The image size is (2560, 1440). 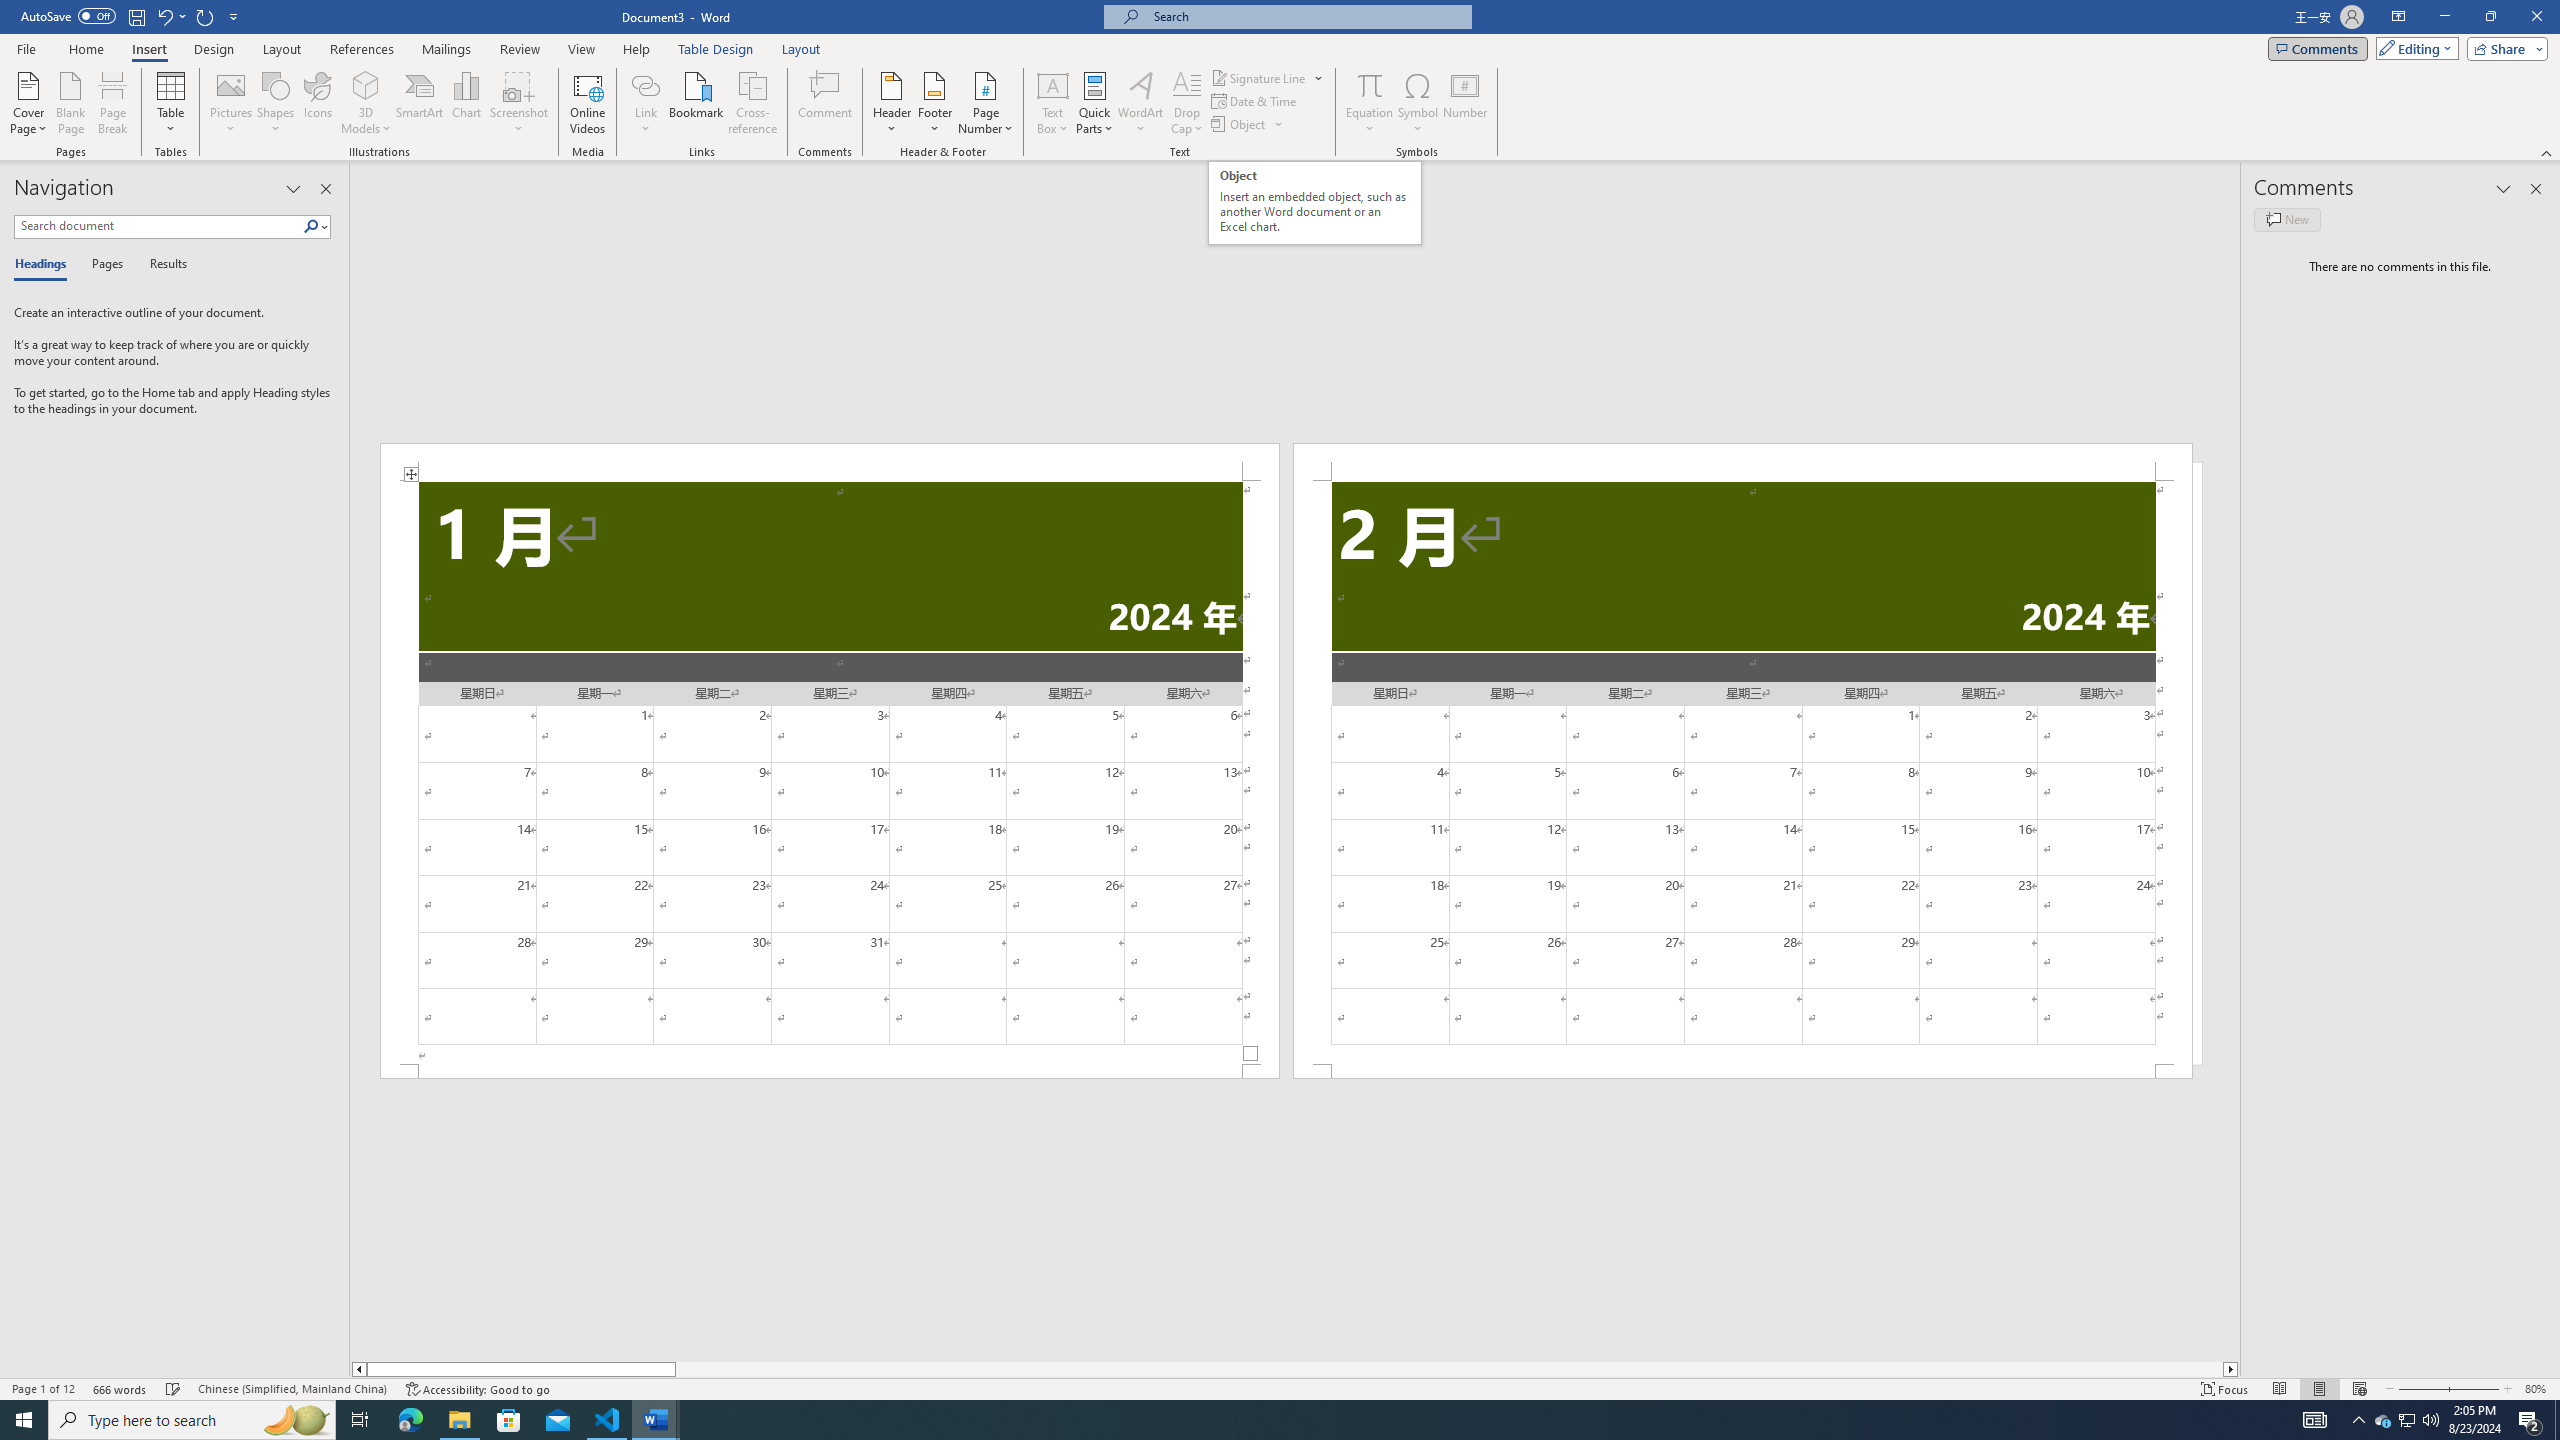 What do you see at coordinates (697, 103) in the screenshot?
I see `'Bookmark...'` at bounding box center [697, 103].